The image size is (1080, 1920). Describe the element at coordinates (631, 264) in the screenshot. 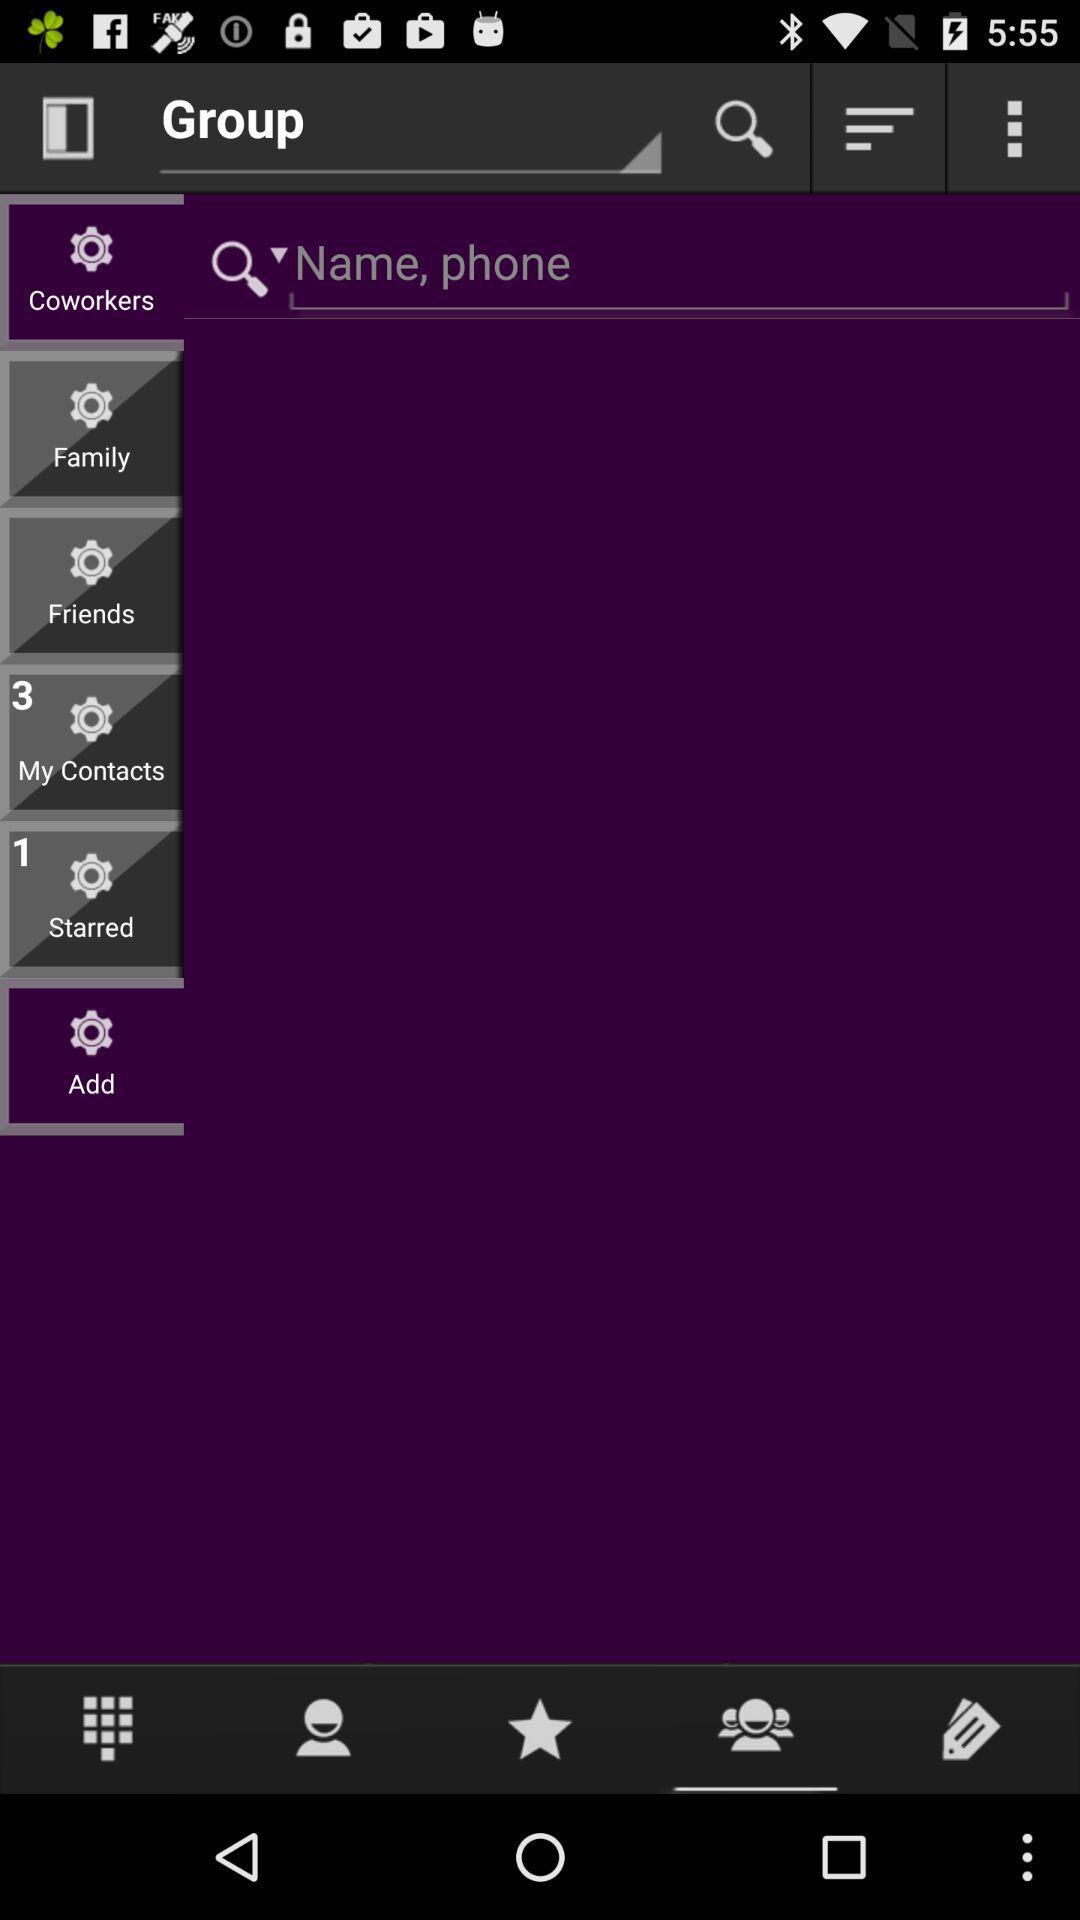

I see `search name or phone` at that location.